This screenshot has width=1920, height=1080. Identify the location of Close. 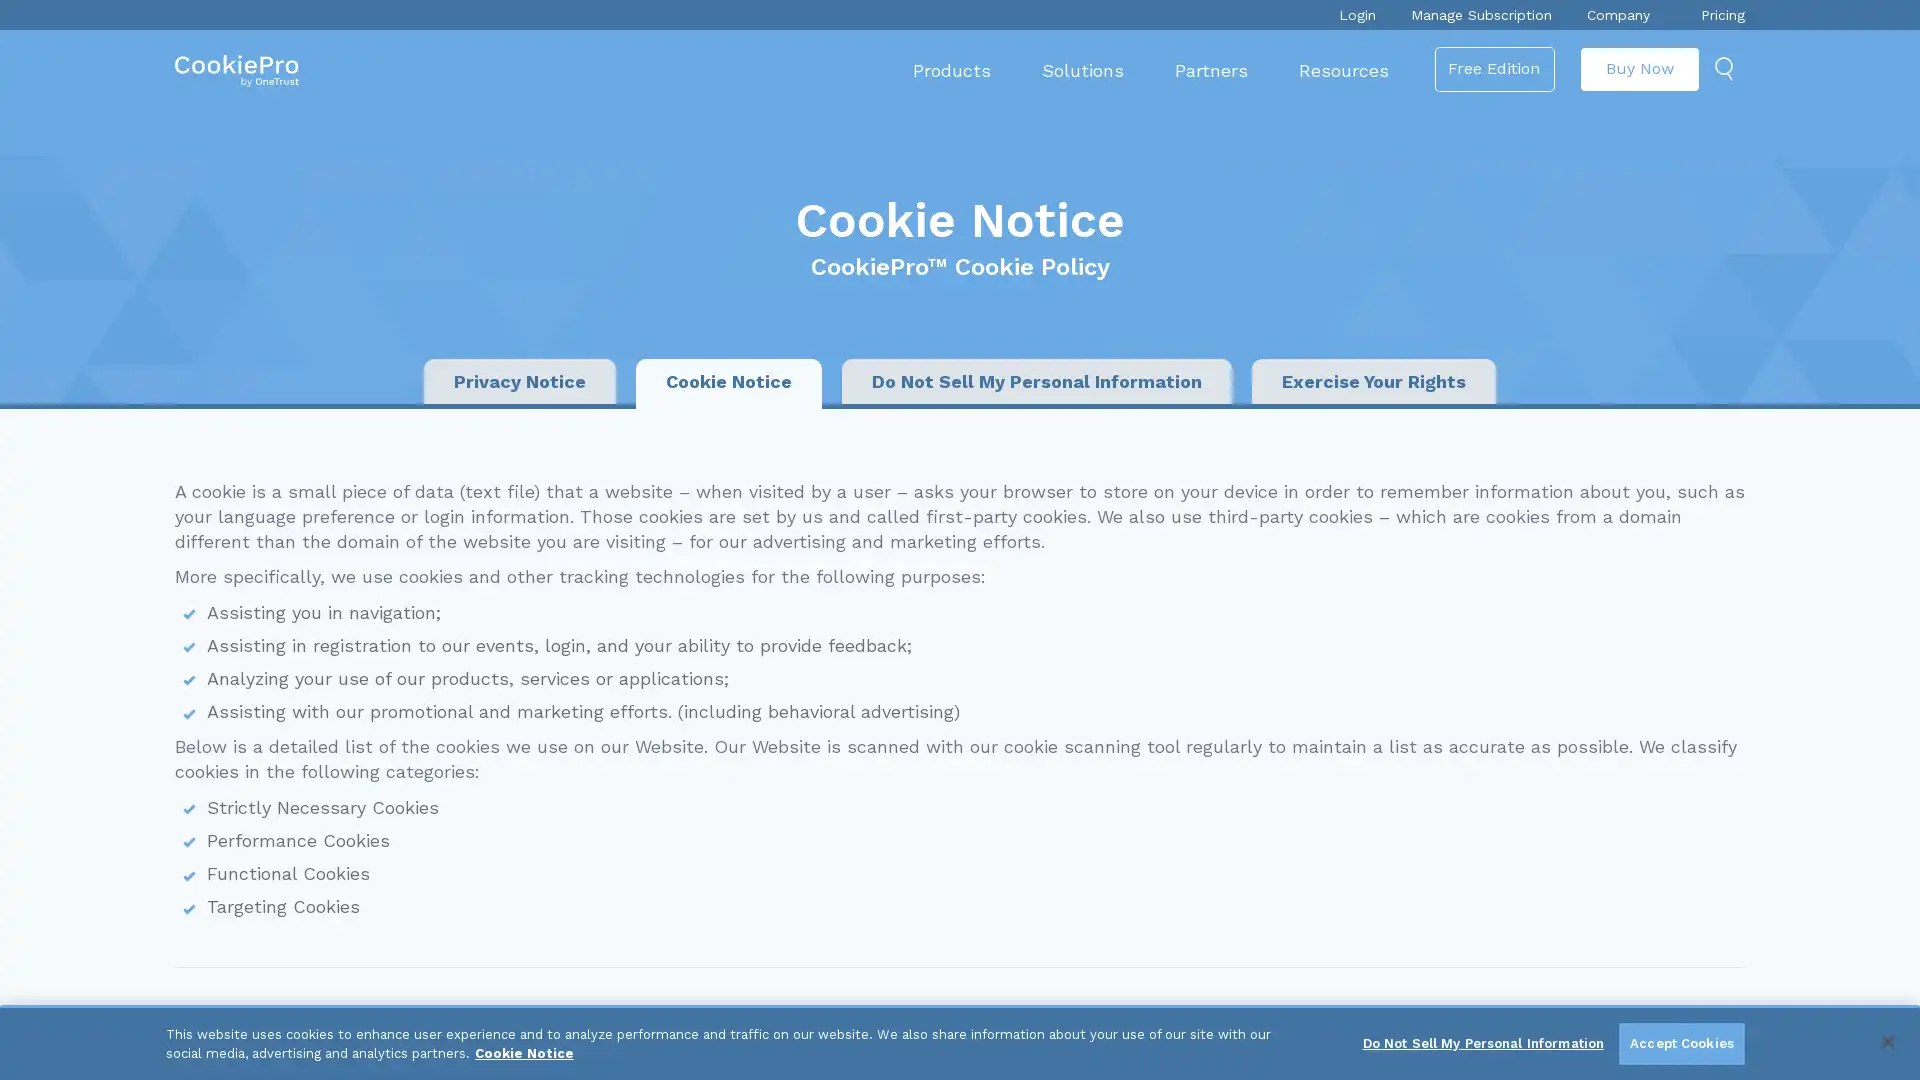
(1886, 1040).